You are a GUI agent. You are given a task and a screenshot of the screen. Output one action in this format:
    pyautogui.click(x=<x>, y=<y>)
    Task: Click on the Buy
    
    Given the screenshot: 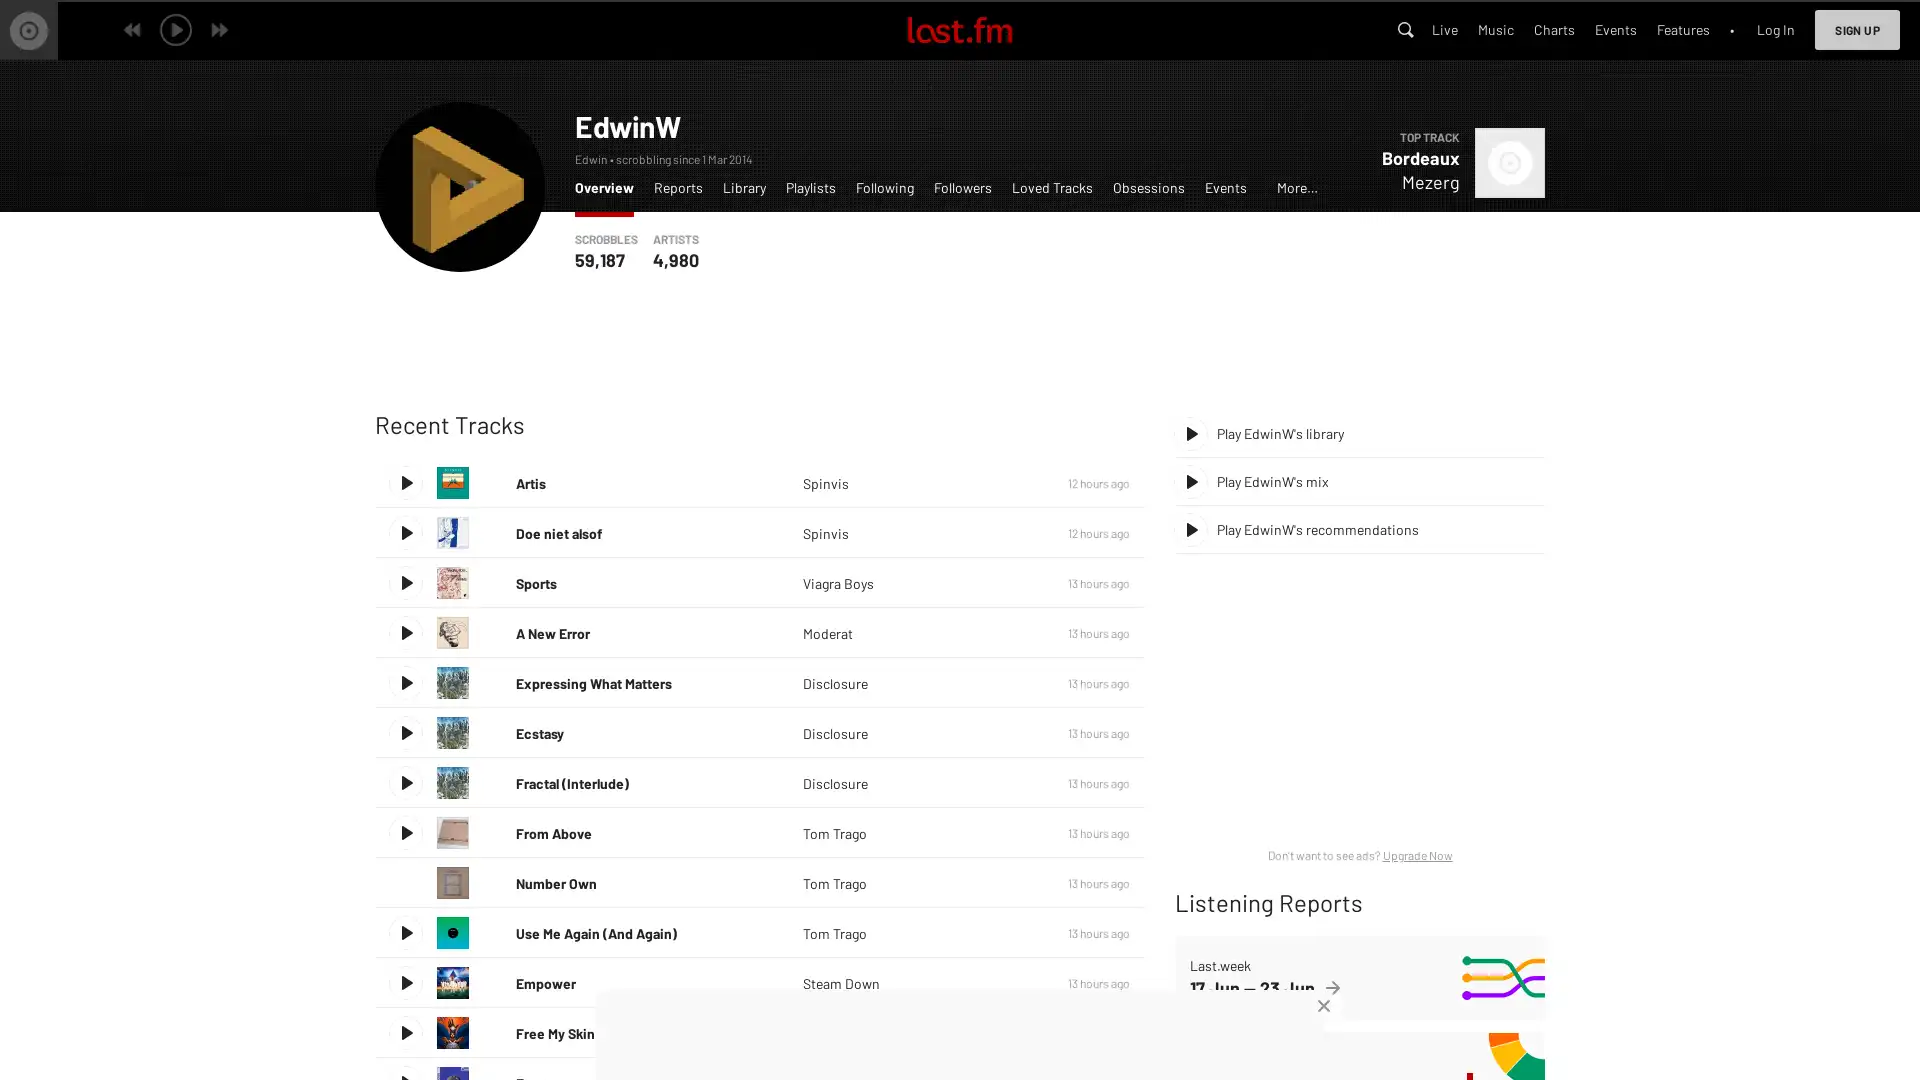 What is the action you would take?
    pyautogui.click(x=1008, y=782)
    